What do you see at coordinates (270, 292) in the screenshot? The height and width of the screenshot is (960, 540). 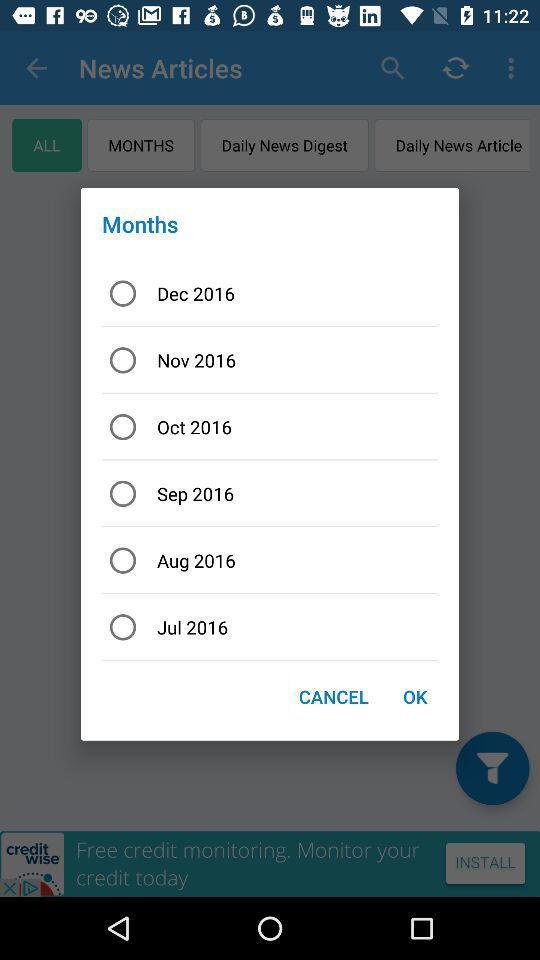 I see `icon above nov 2016 icon` at bounding box center [270, 292].